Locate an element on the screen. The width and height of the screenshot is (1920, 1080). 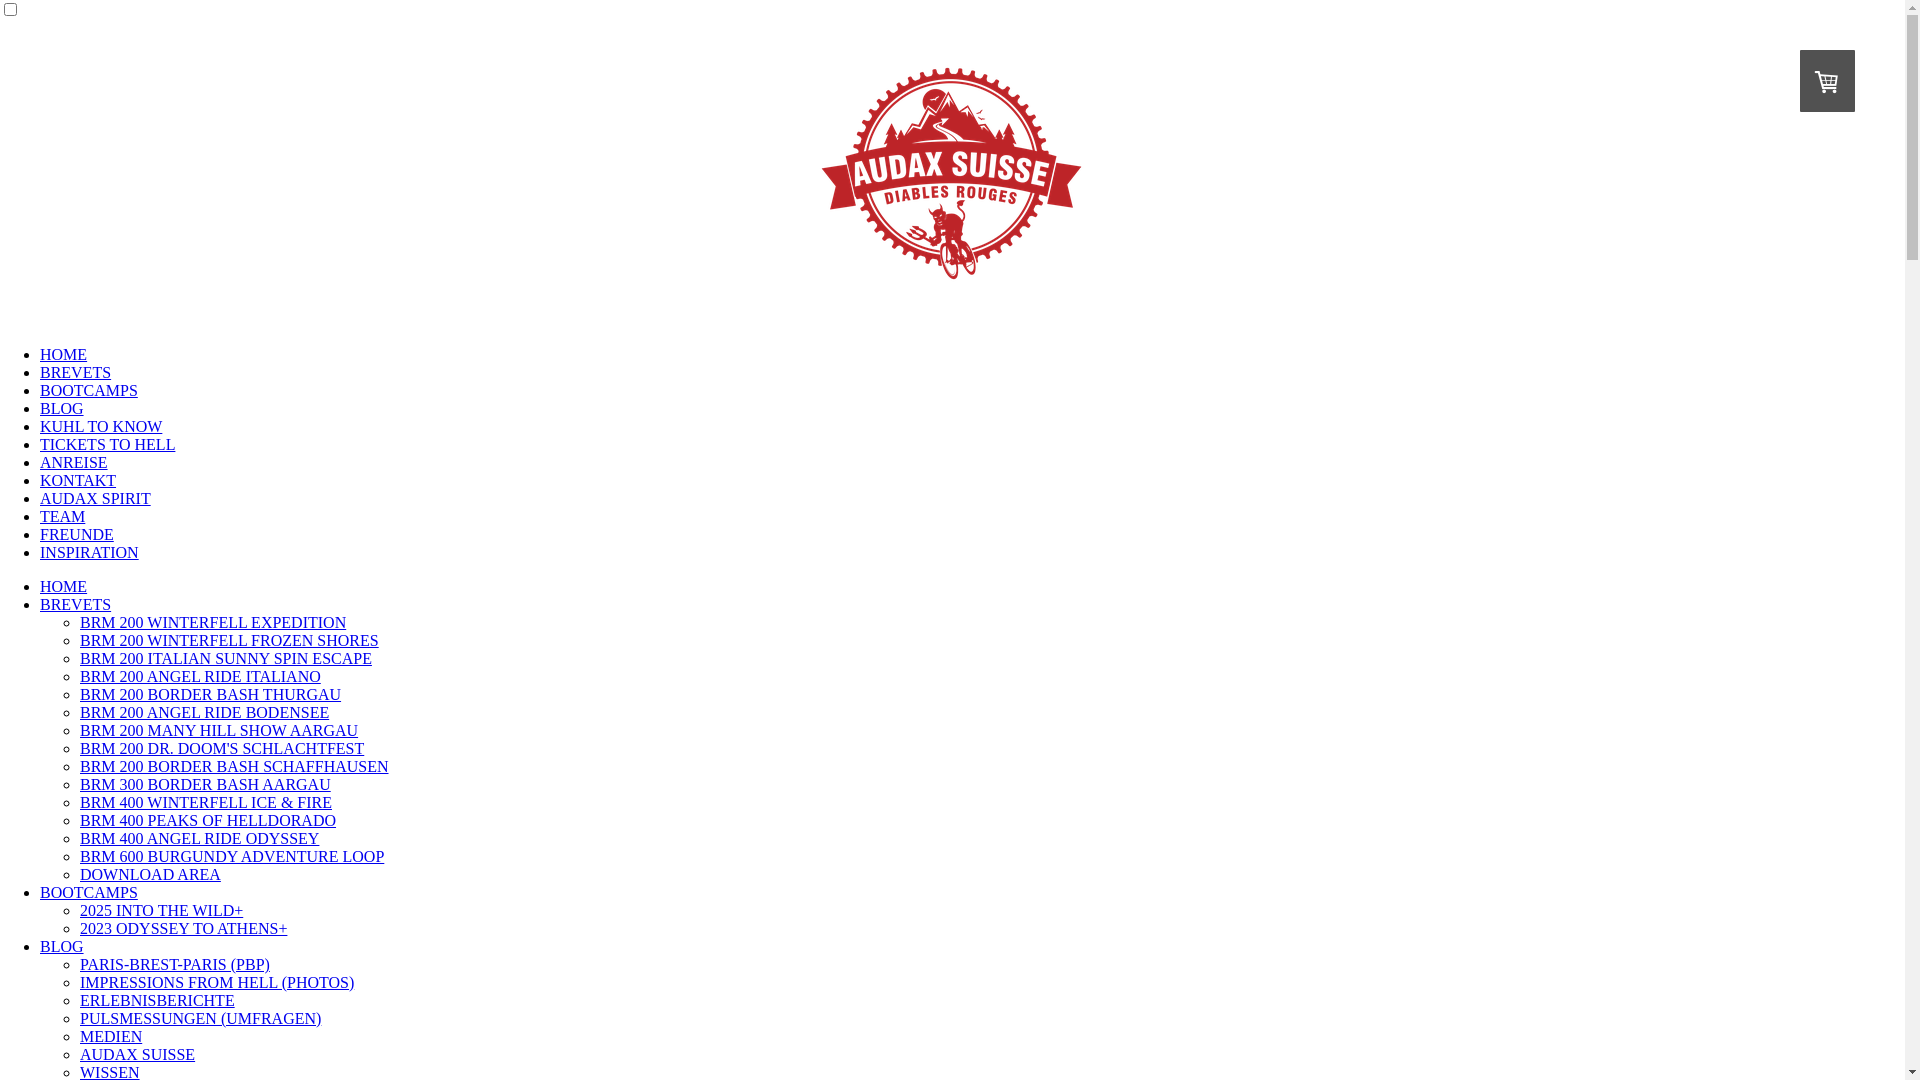
'BRM 400 PEAKS OF HELLDORADO' is located at coordinates (207, 820).